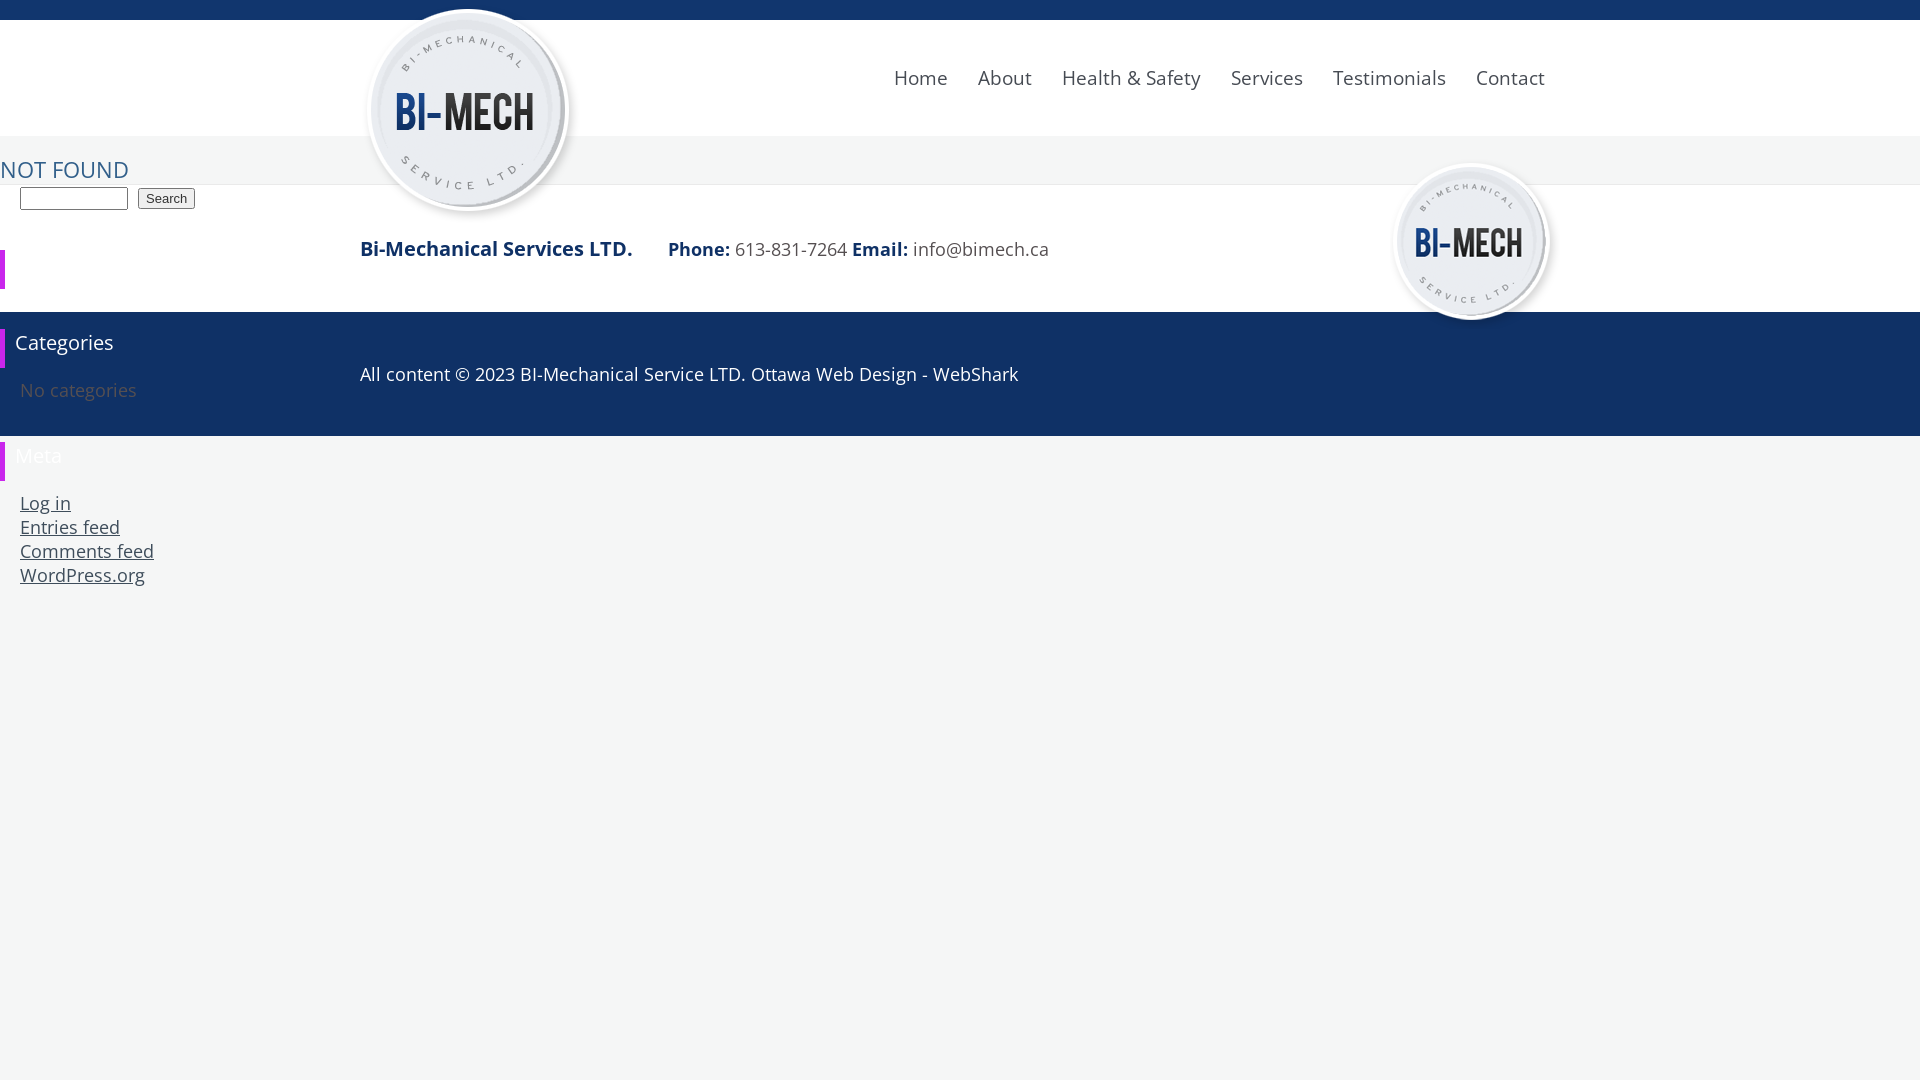 This screenshot has height=1080, width=1920. I want to click on 'Comments feed', so click(85, 551).